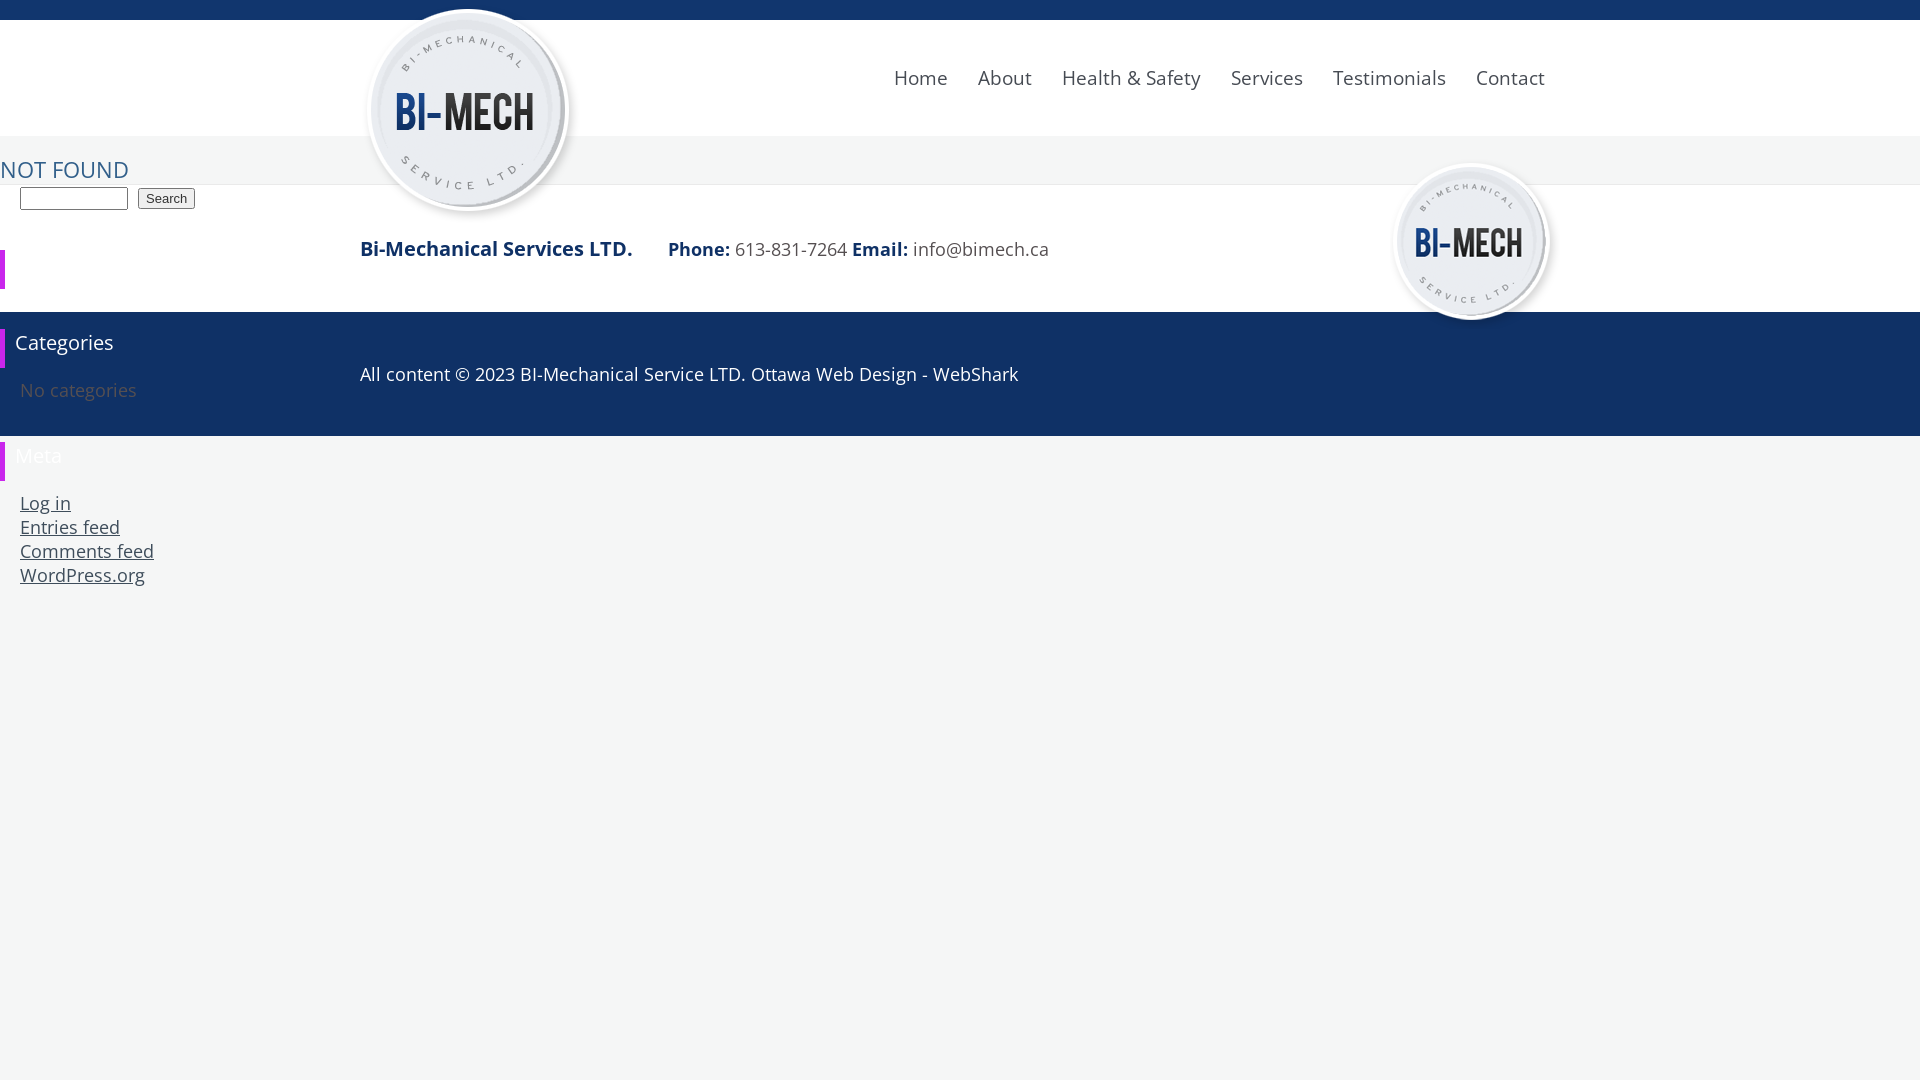 This screenshot has height=1080, width=1920. I want to click on 'Comments feed', so click(85, 551).